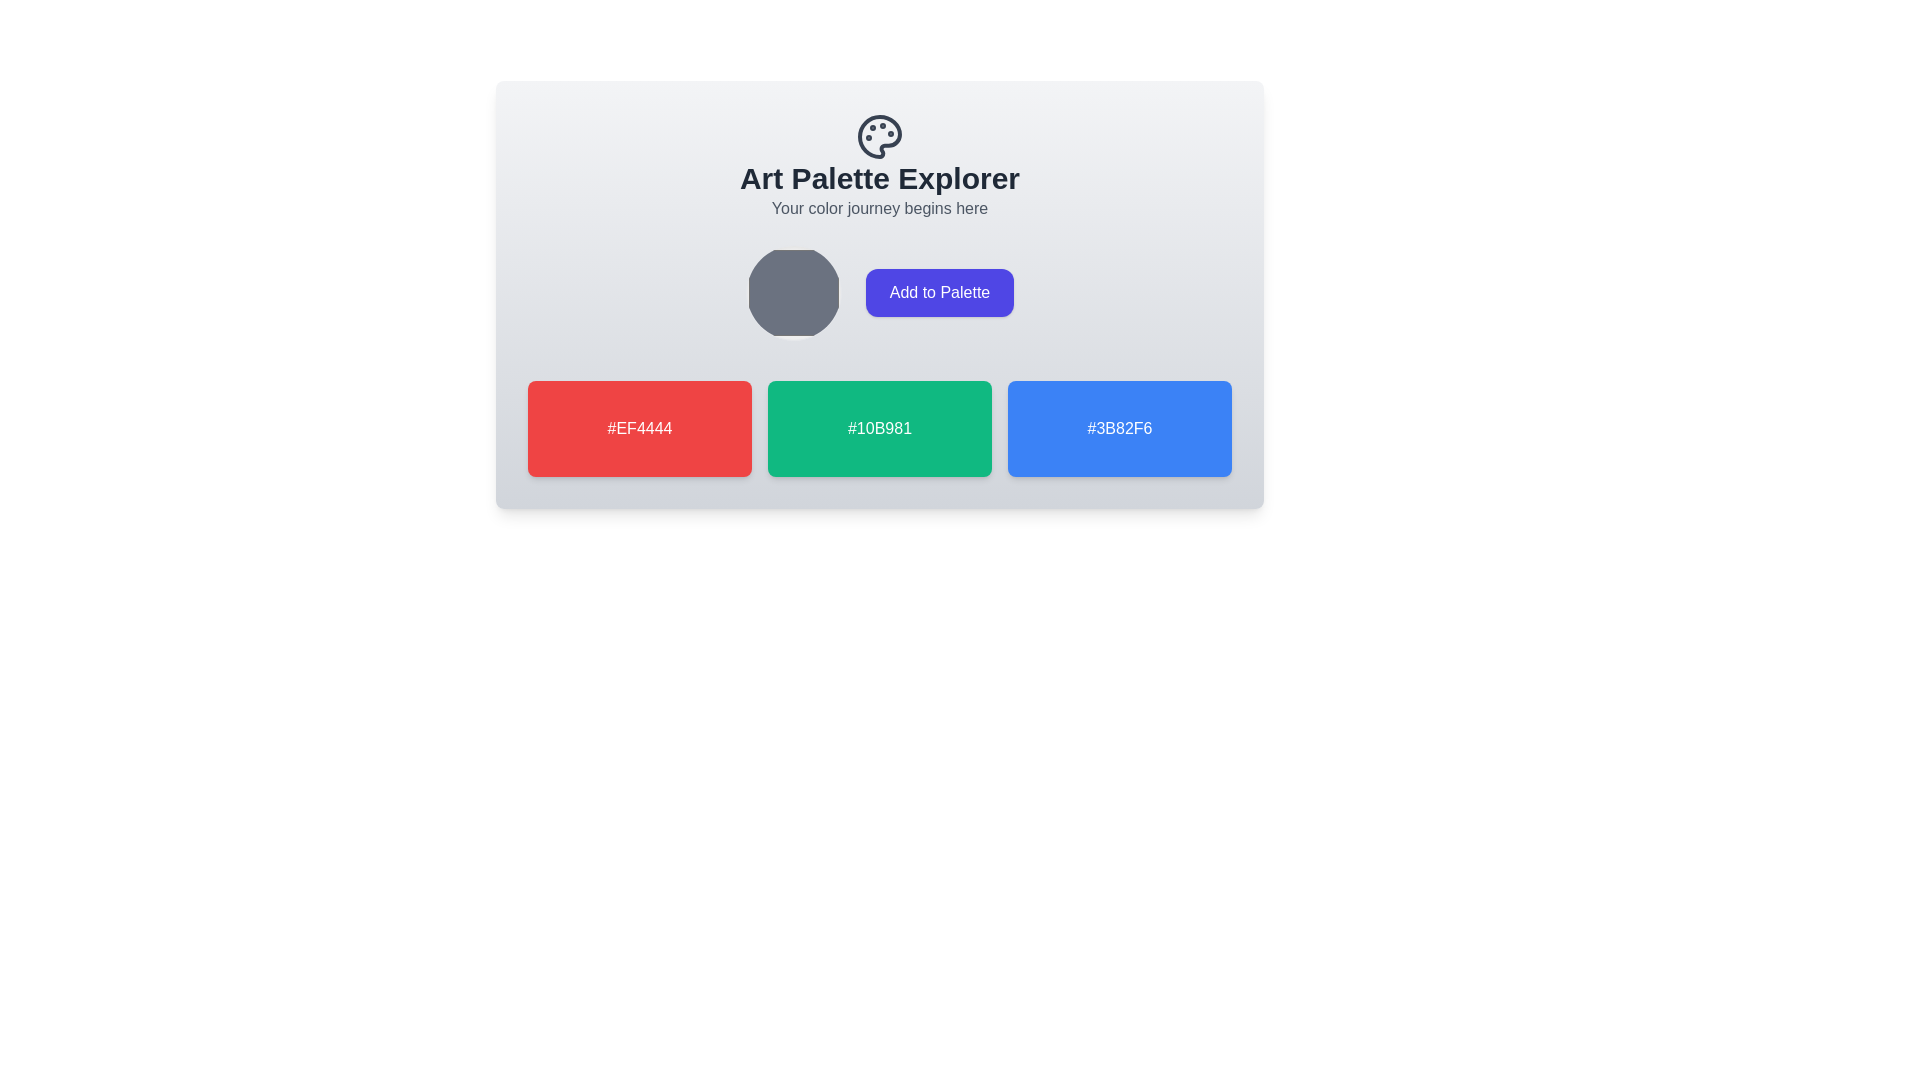  I want to click on the Static Color Display Block that showcases the color HEX #EF4444, which is the first element in a row of three rectangular components, so click(638, 427).